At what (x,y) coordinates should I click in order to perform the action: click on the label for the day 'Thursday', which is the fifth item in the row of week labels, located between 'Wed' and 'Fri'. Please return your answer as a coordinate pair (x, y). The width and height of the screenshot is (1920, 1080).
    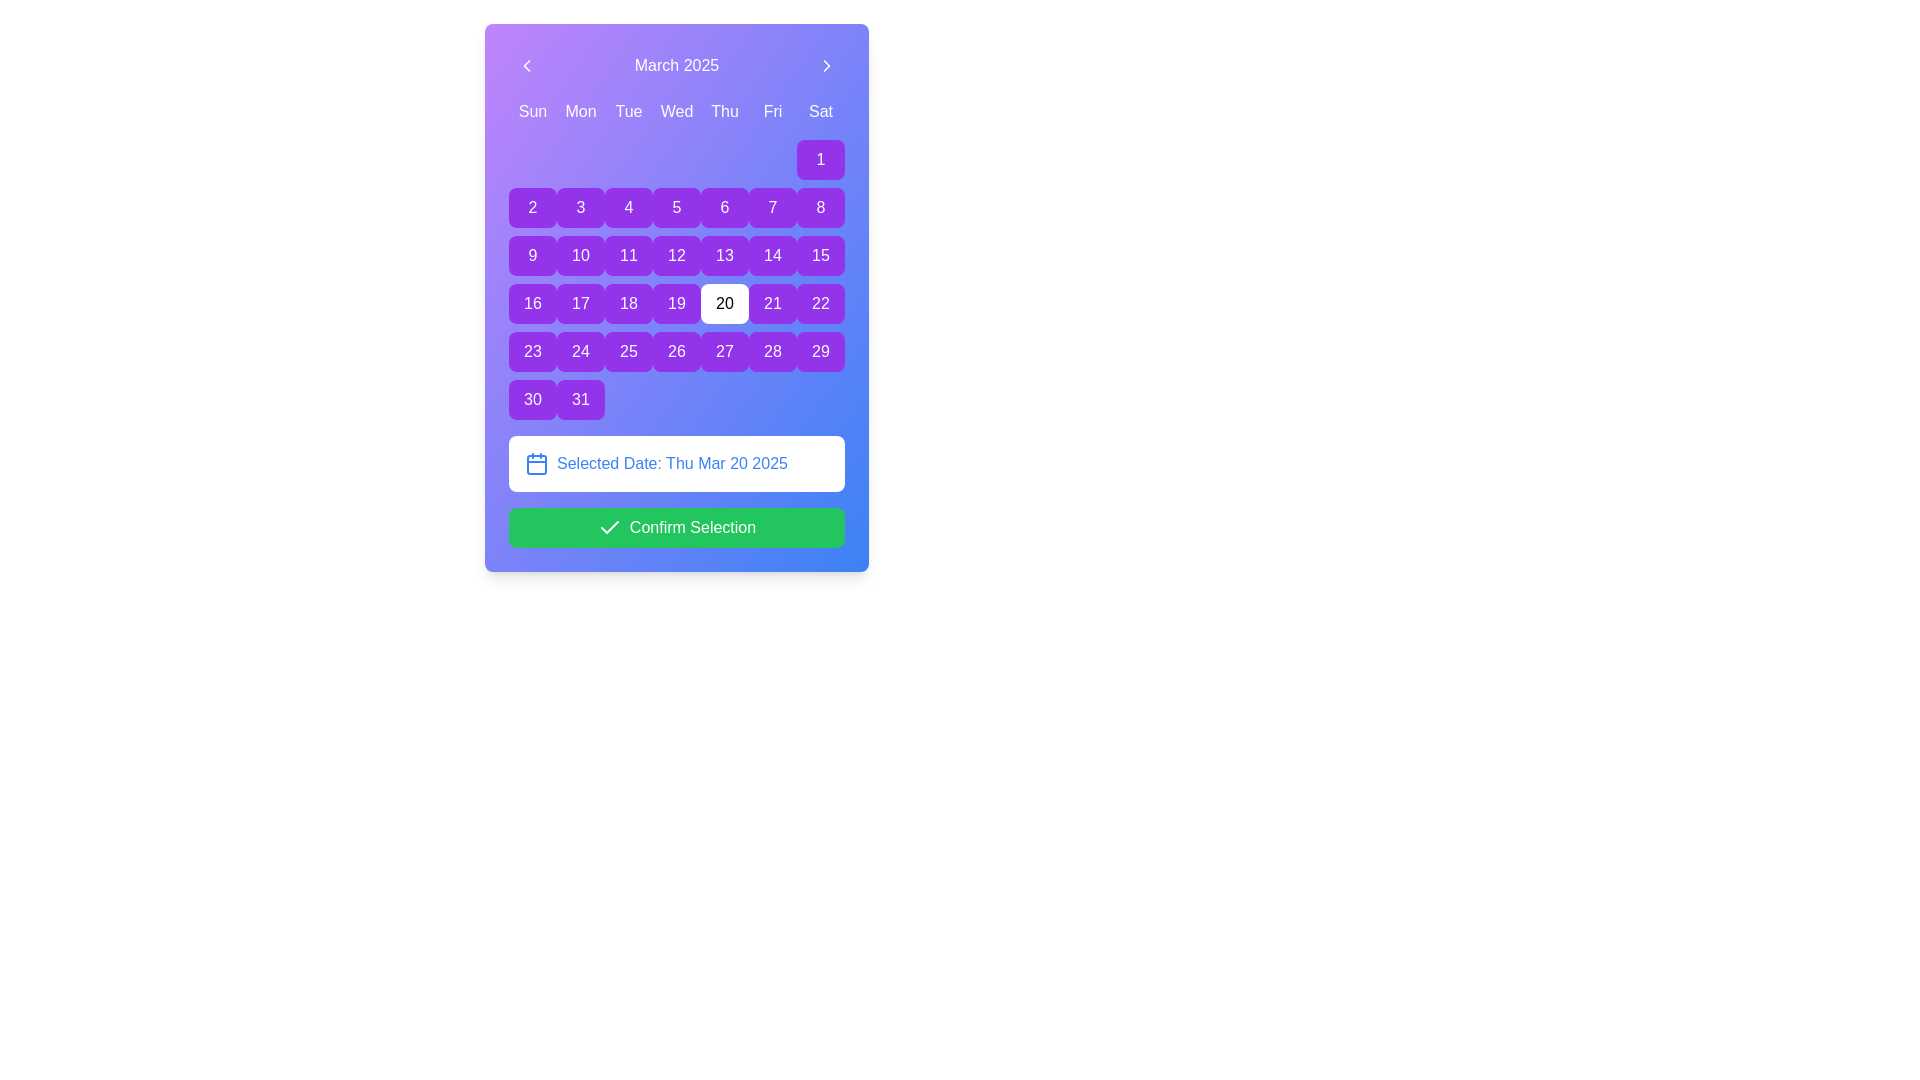
    Looking at the image, I should click on (723, 111).